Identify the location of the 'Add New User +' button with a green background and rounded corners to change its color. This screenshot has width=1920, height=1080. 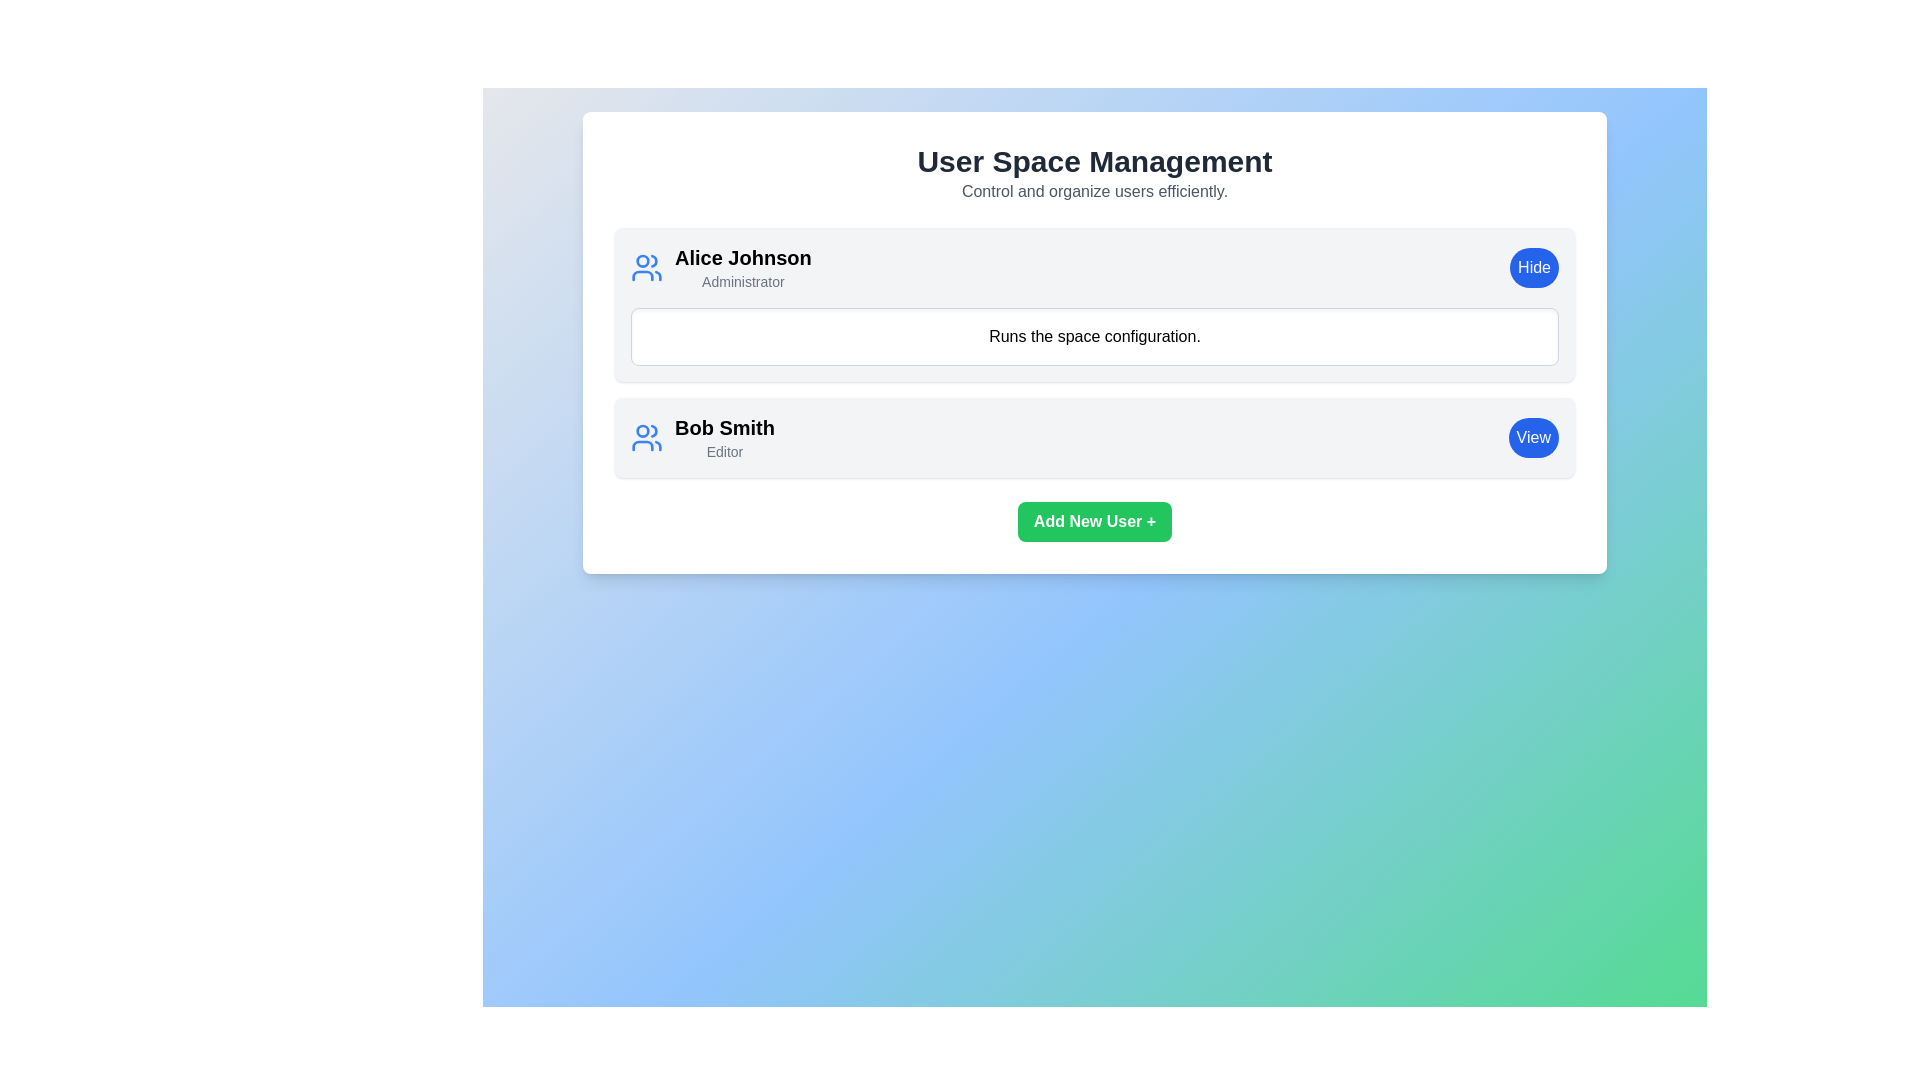
(1093, 520).